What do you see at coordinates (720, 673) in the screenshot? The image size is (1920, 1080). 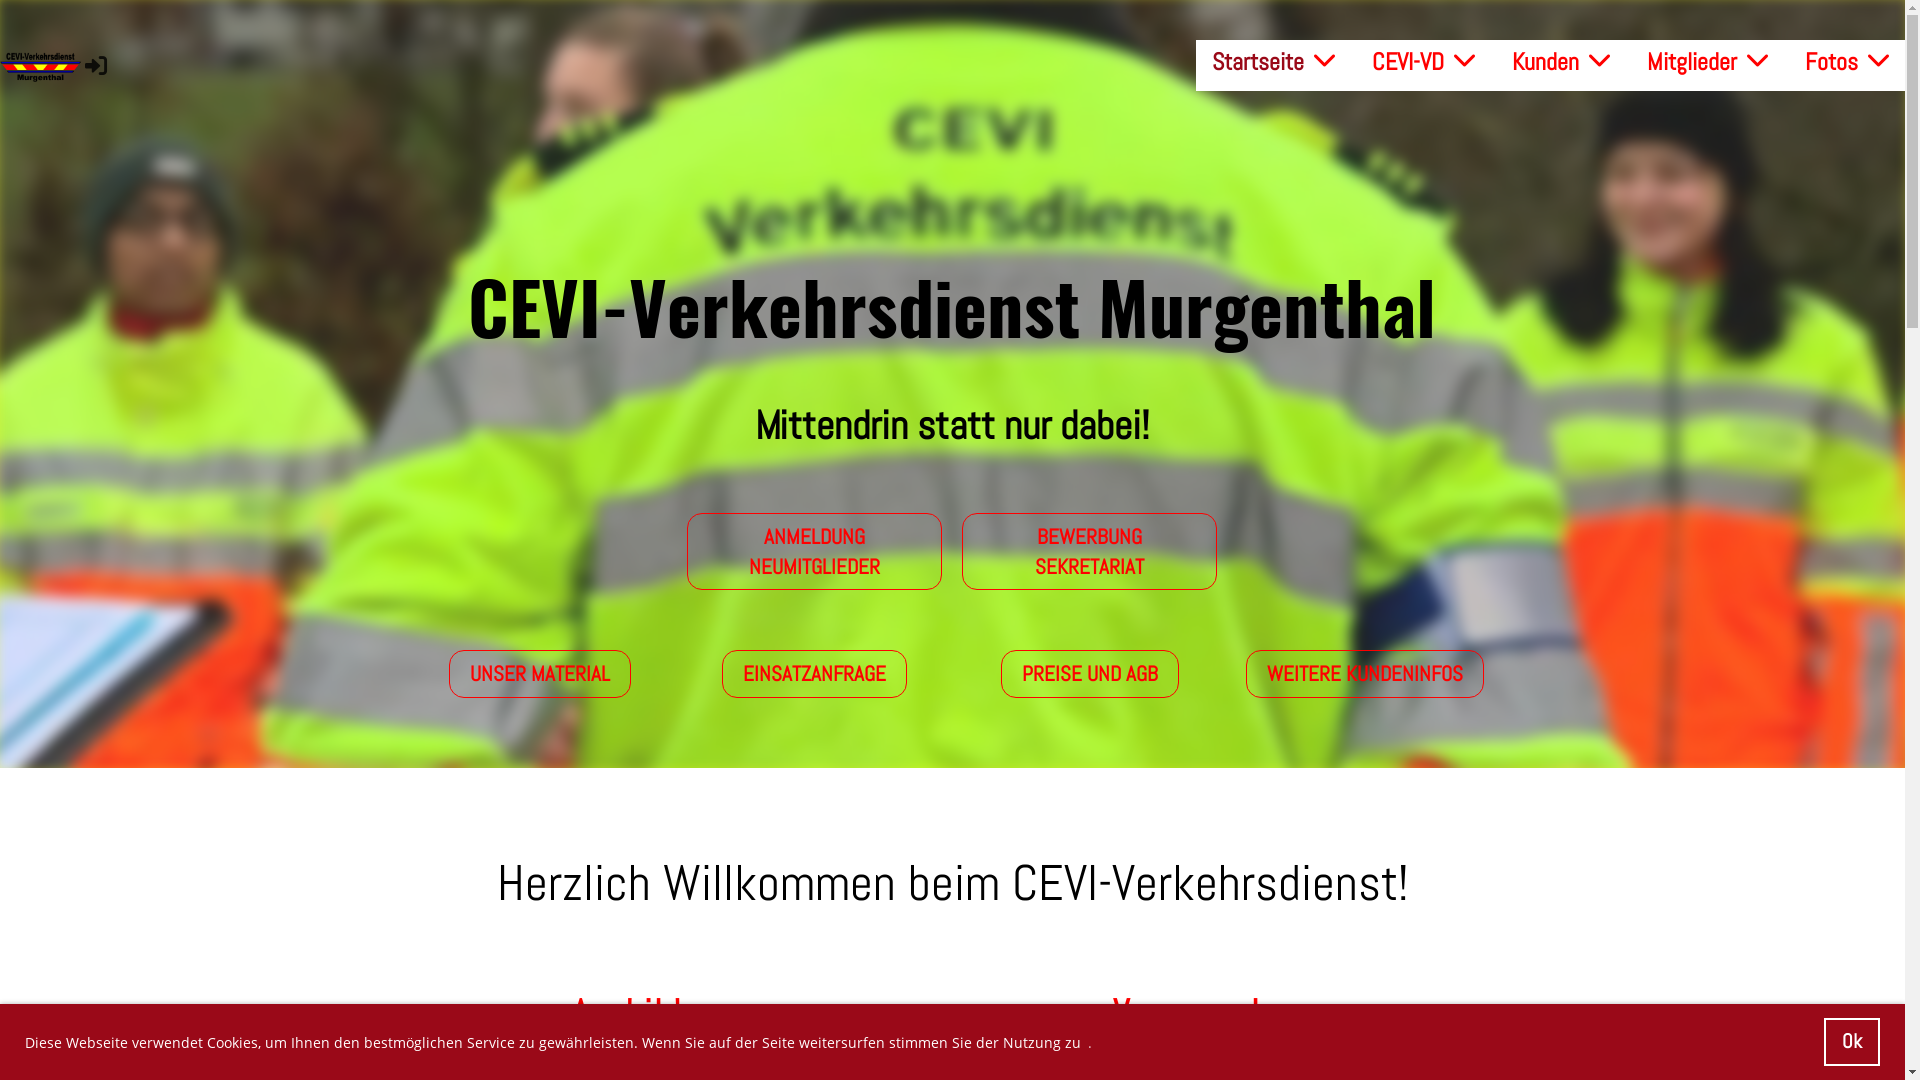 I see `'EINSATZANFRAGE'` at bounding box center [720, 673].